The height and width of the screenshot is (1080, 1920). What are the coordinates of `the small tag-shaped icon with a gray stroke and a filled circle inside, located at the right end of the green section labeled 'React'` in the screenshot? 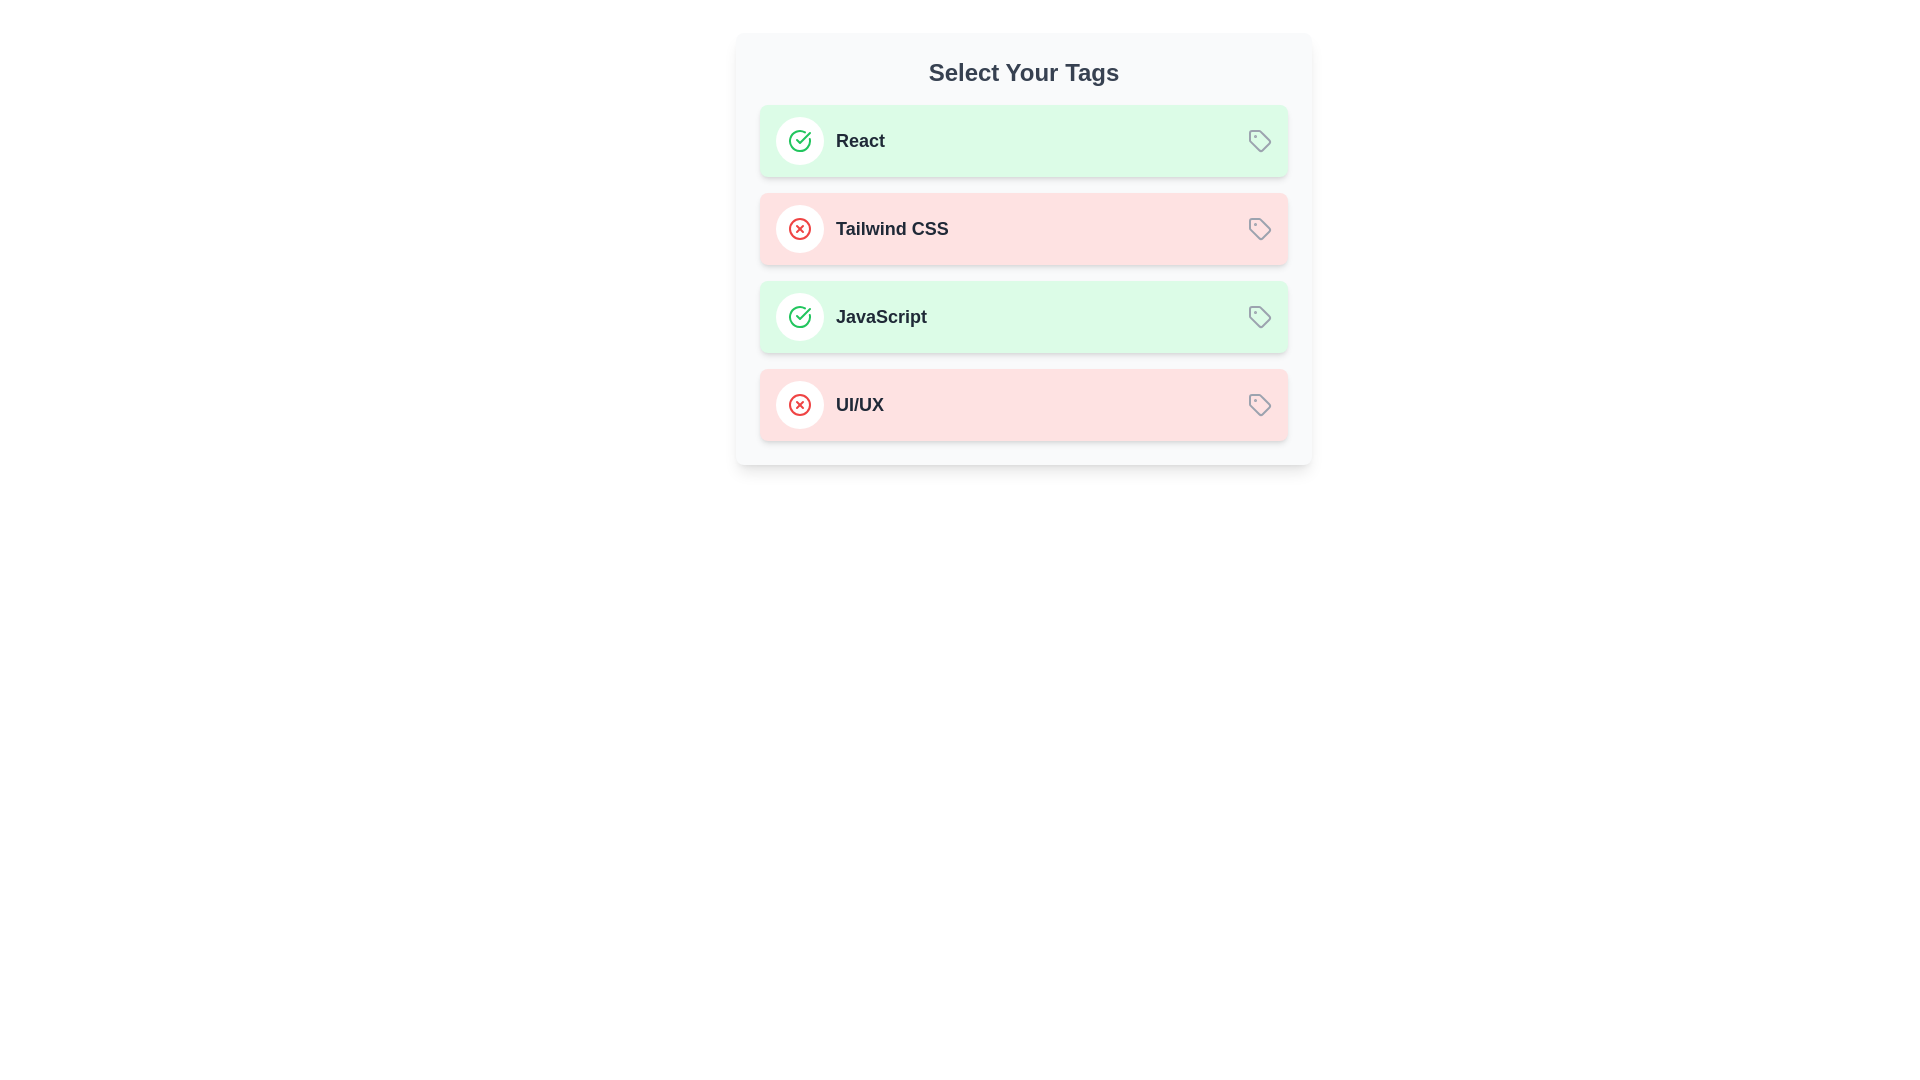 It's located at (1258, 140).